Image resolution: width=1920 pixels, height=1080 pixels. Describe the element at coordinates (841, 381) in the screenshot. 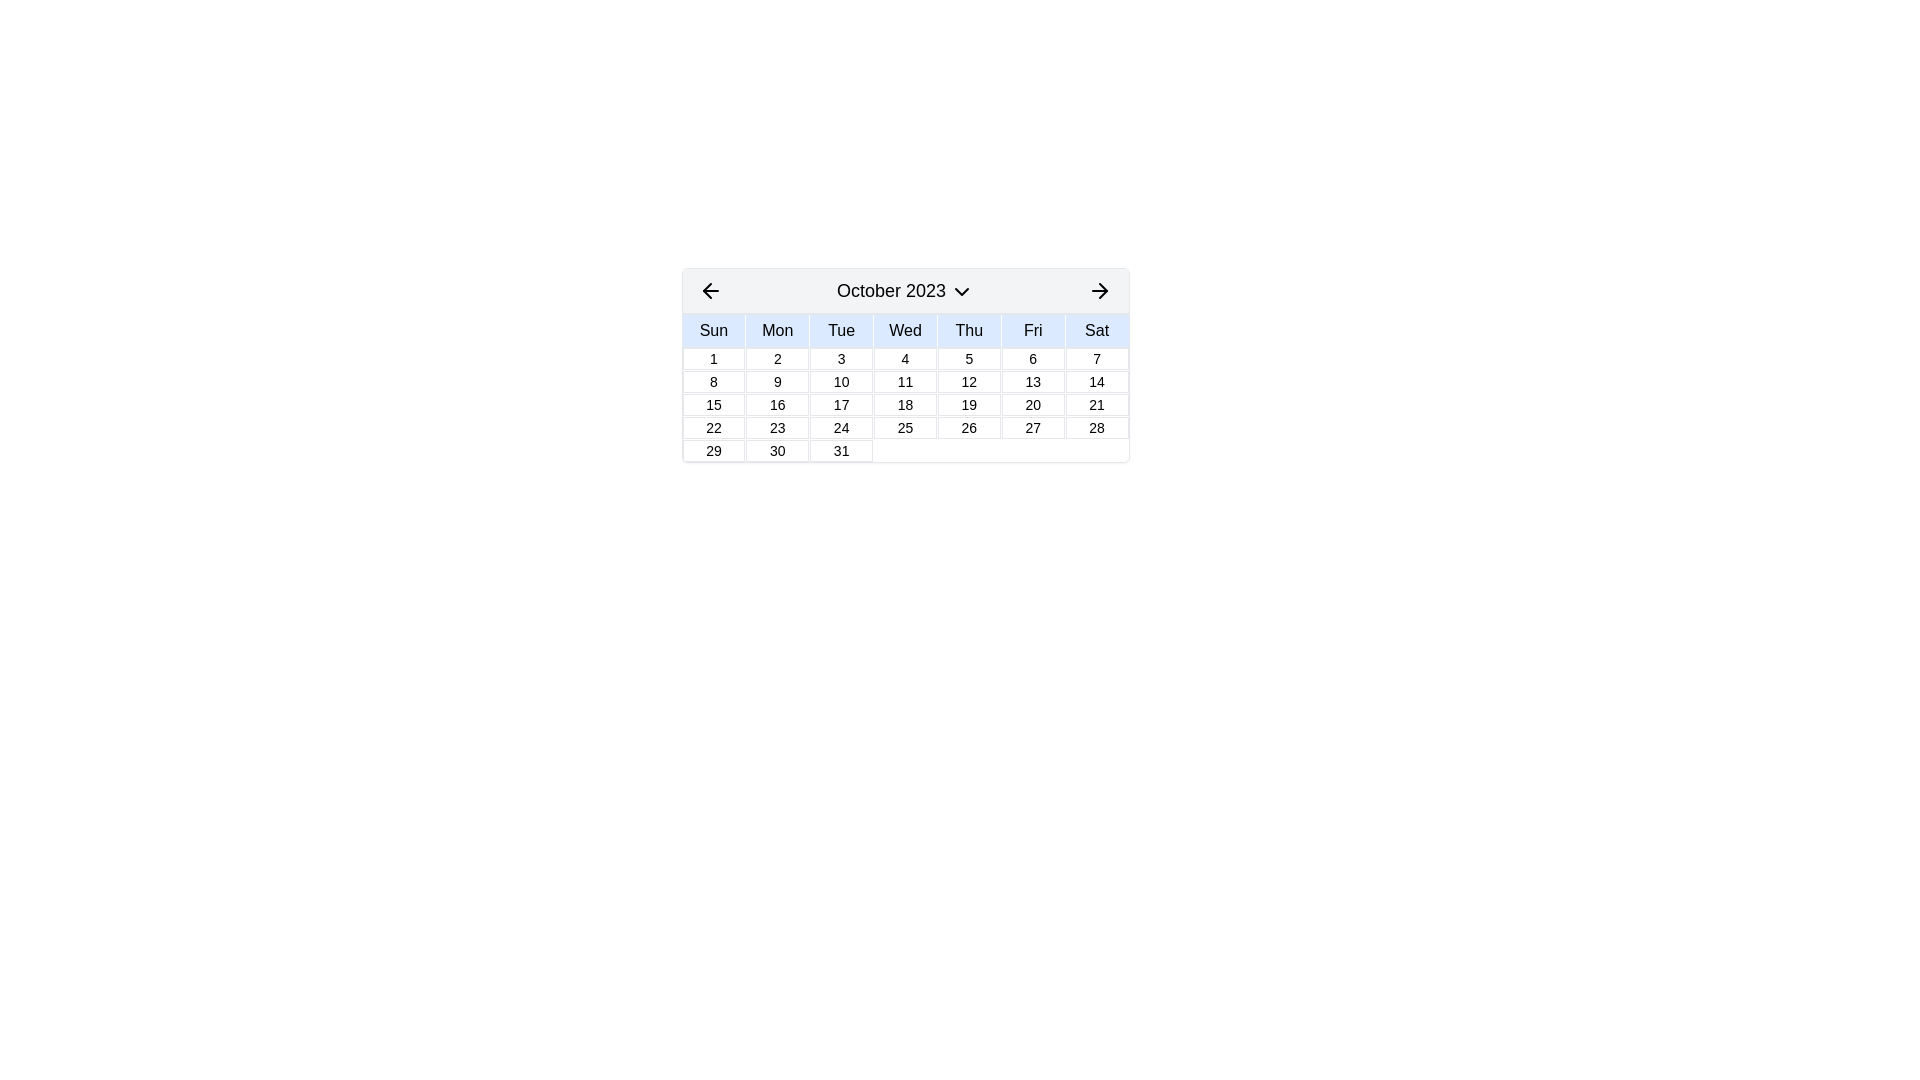

I see `the Text Label displaying the 10th day of the month in the calendar grid, located in the third column of the second row` at that location.